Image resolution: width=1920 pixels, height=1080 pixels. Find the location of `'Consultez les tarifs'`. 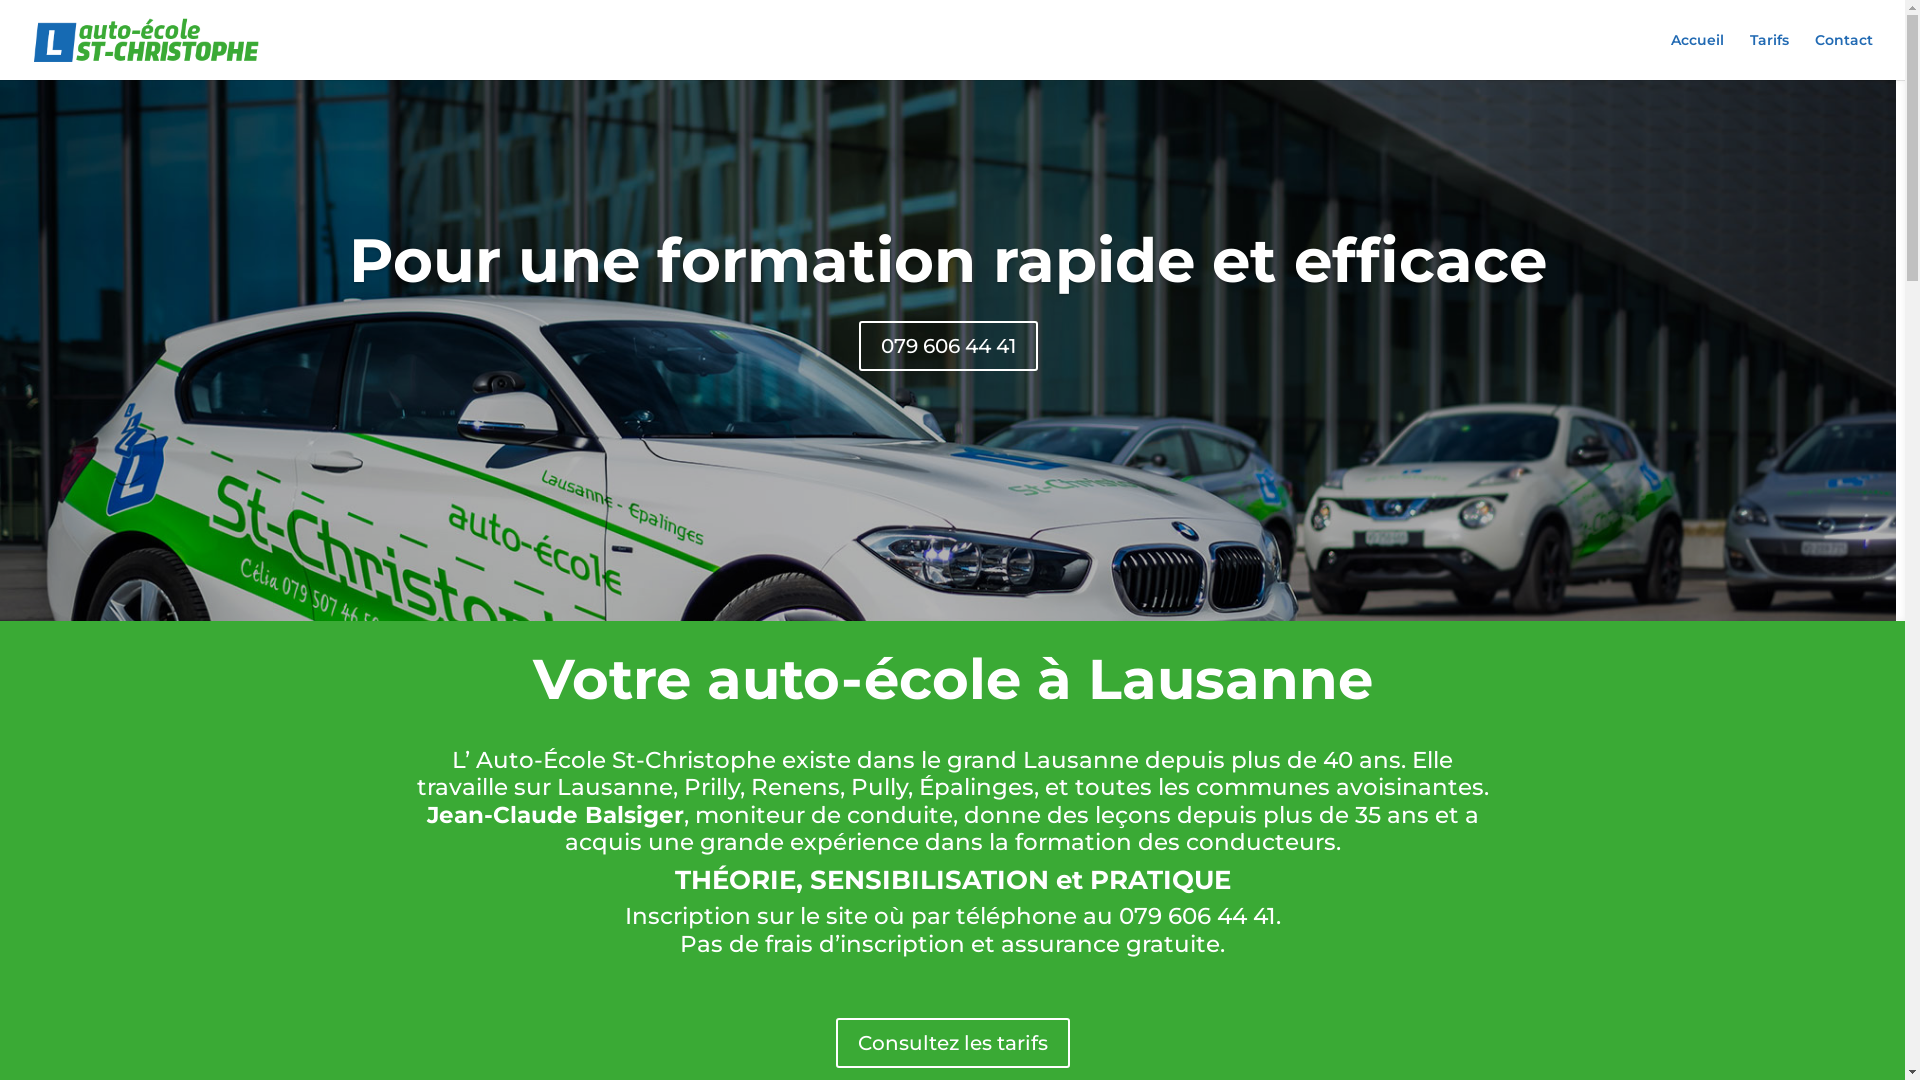

'Consultez les tarifs' is located at coordinates (835, 1041).